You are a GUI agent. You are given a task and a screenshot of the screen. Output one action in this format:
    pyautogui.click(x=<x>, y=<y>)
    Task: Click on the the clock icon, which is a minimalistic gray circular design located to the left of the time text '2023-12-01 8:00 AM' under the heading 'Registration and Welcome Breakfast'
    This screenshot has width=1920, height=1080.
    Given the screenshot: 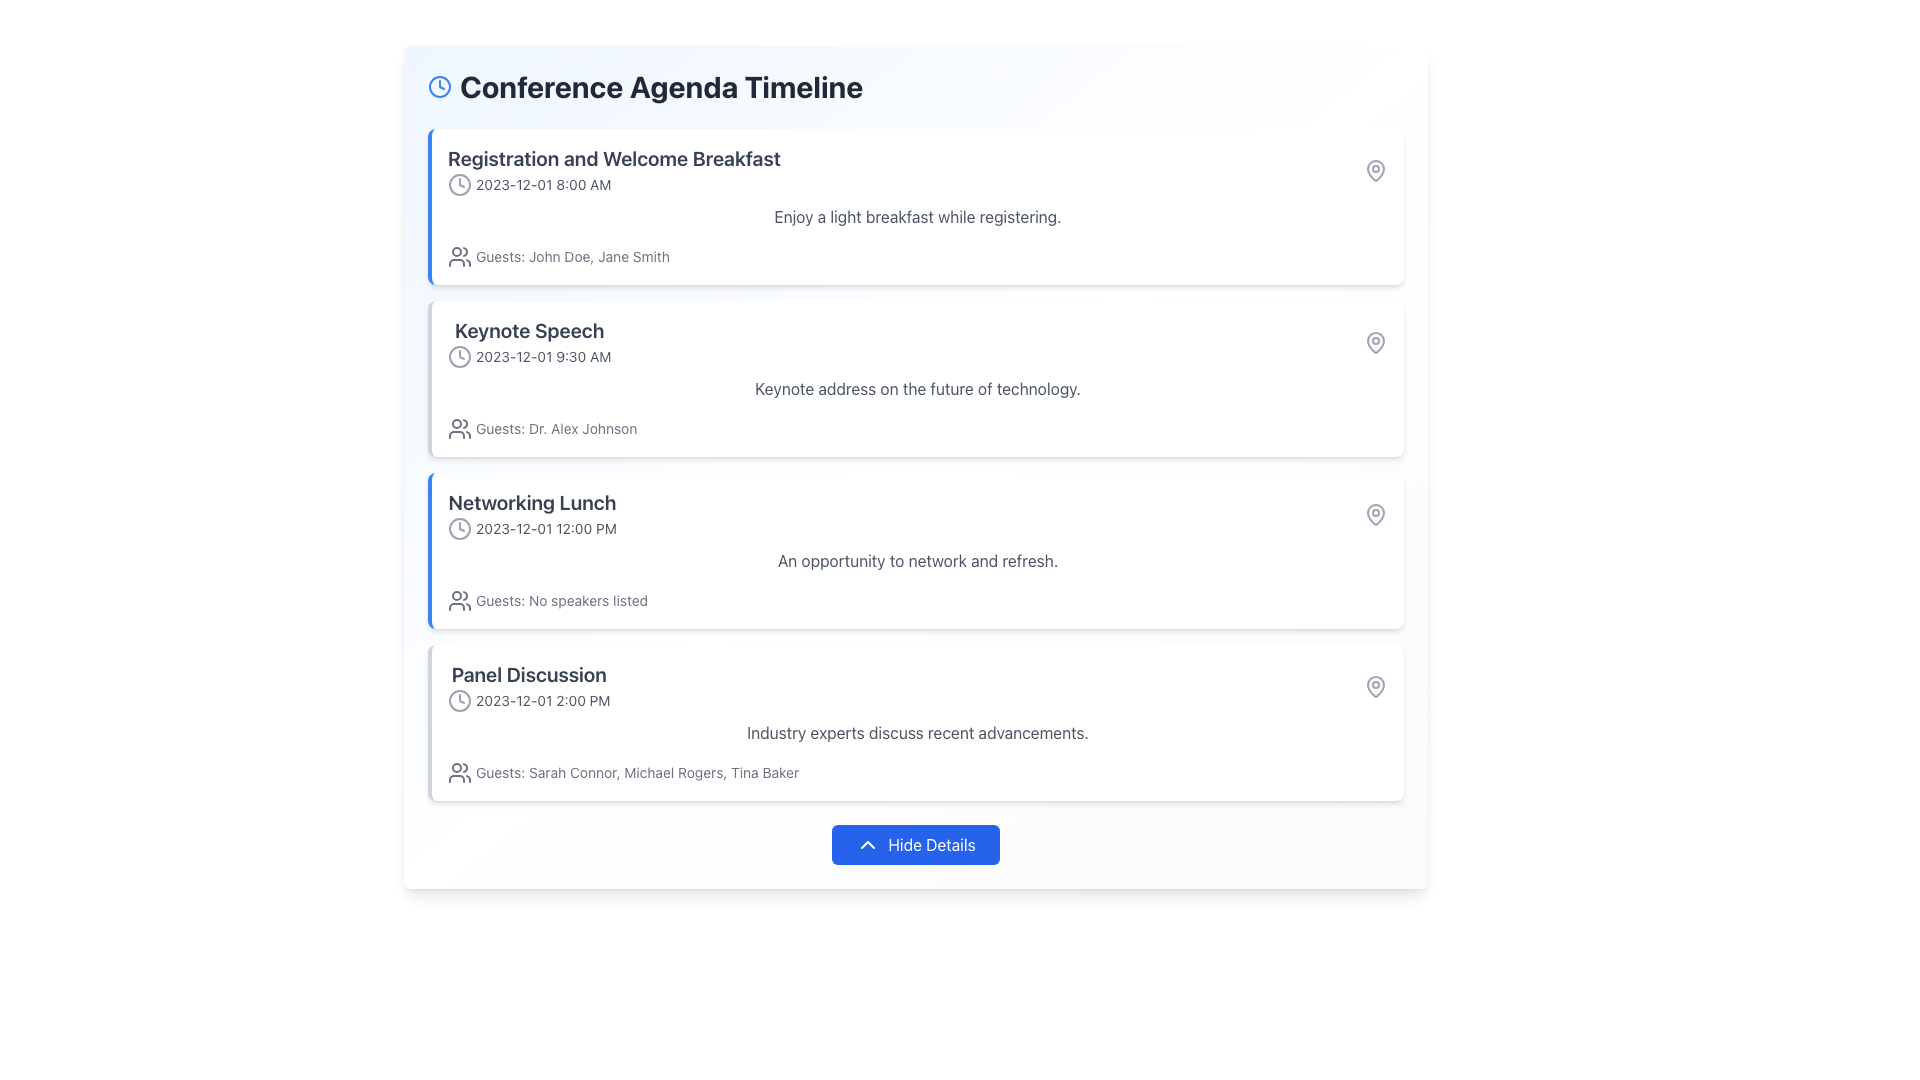 What is the action you would take?
    pyautogui.click(x=459, y=185)
    